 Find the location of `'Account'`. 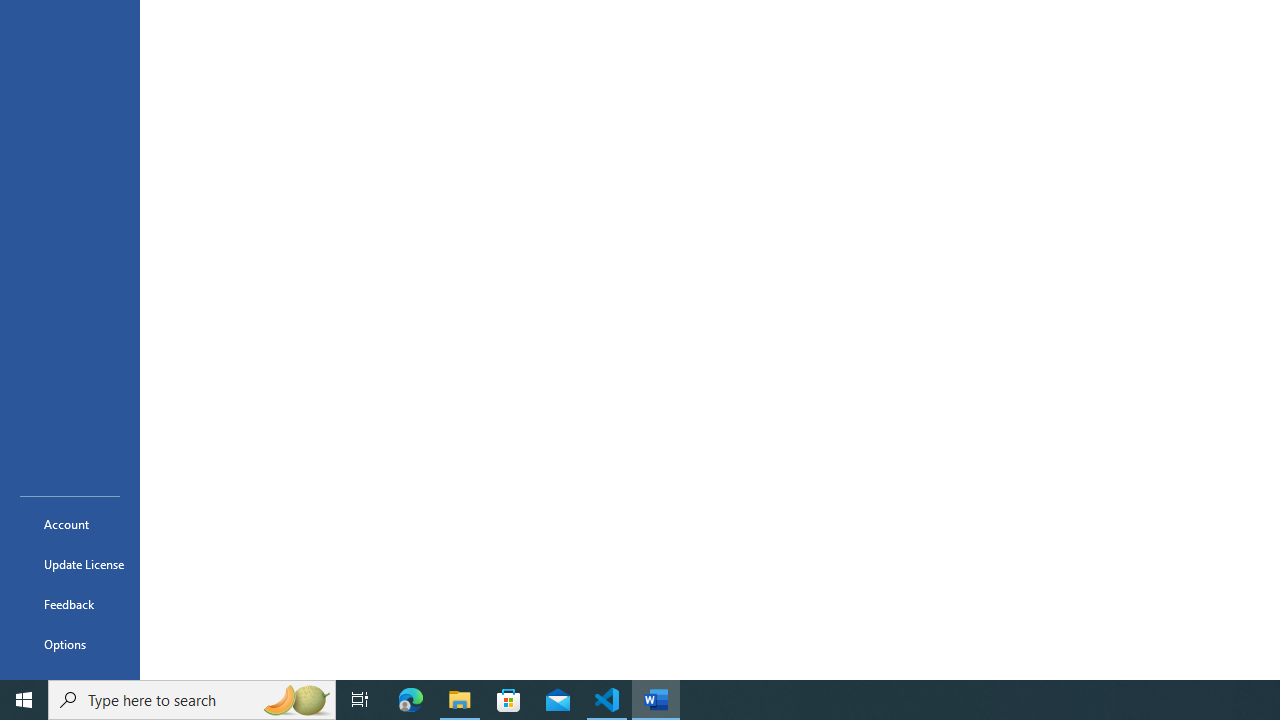

'Account' is located at coordinates (69, 523).